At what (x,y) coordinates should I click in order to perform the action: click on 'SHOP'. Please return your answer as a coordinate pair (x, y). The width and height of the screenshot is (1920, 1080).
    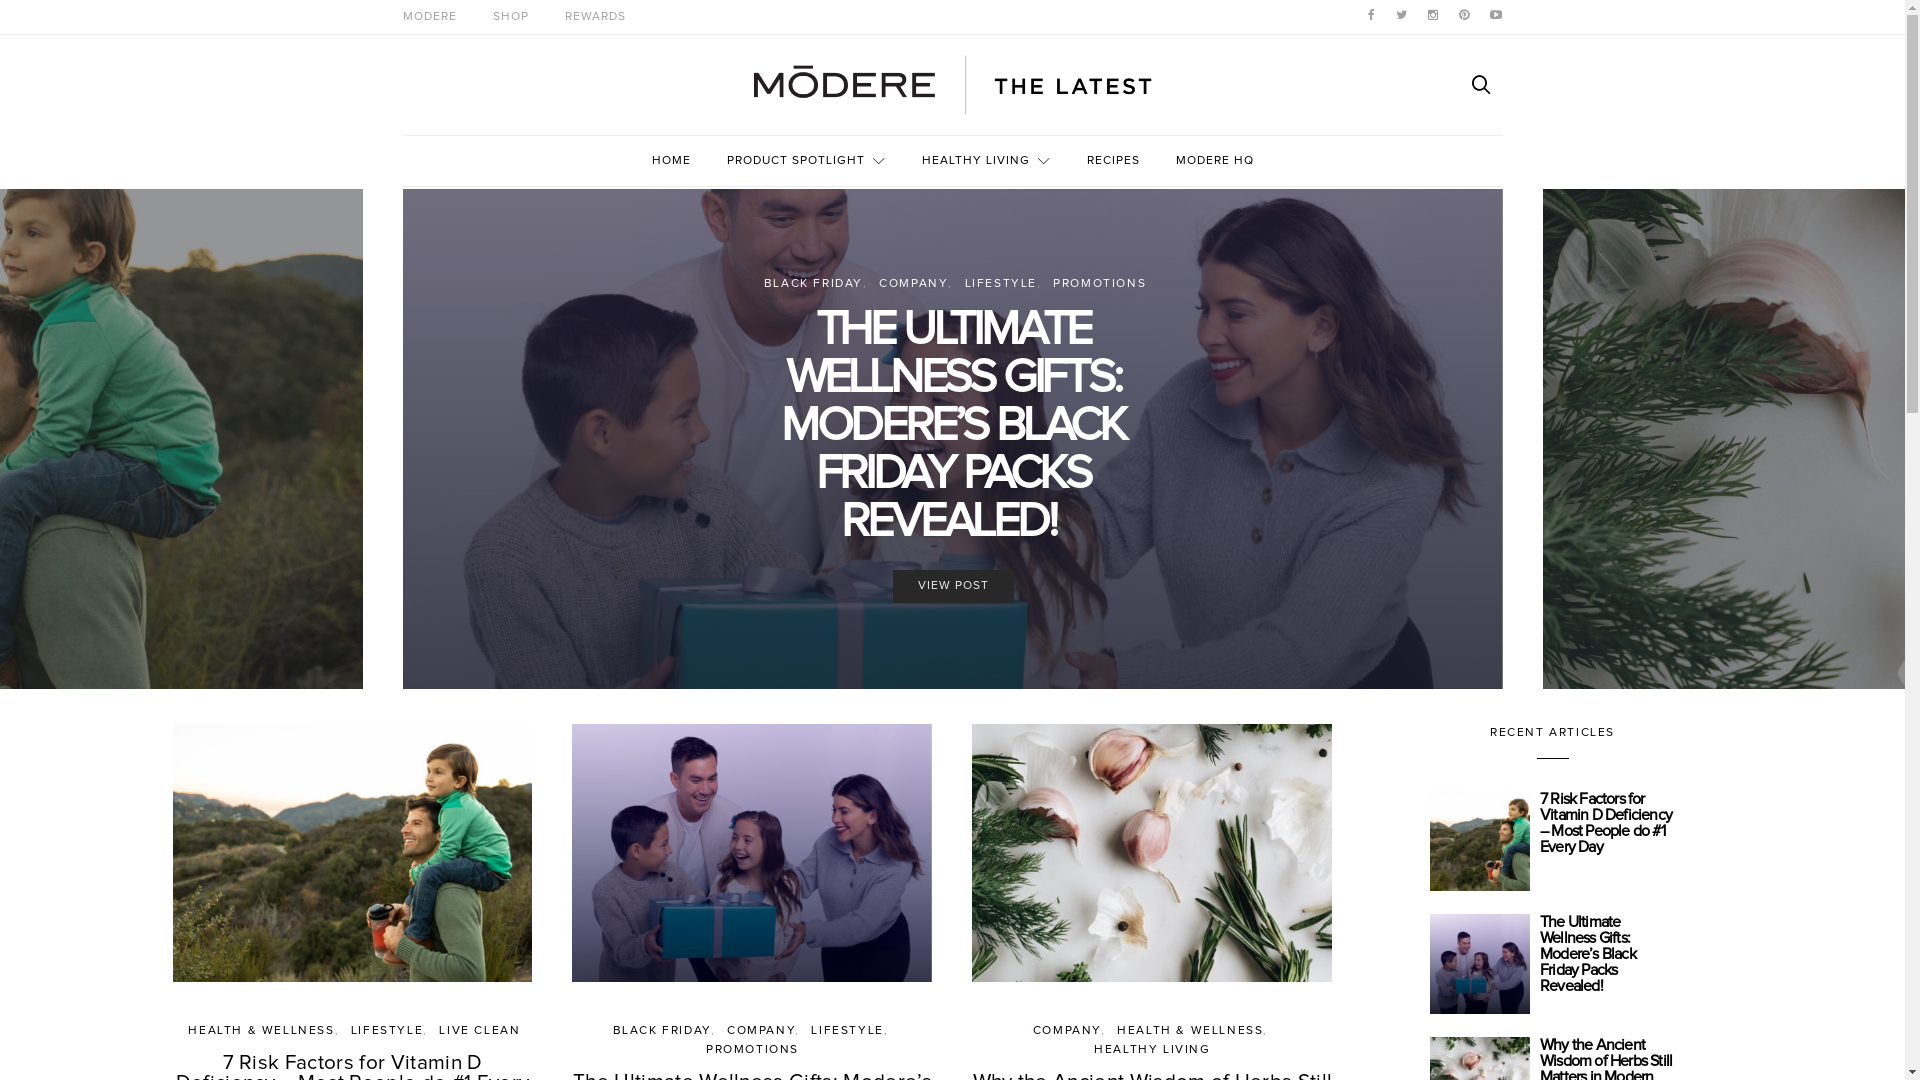
    Looking at the image, I should click on (509, 16).